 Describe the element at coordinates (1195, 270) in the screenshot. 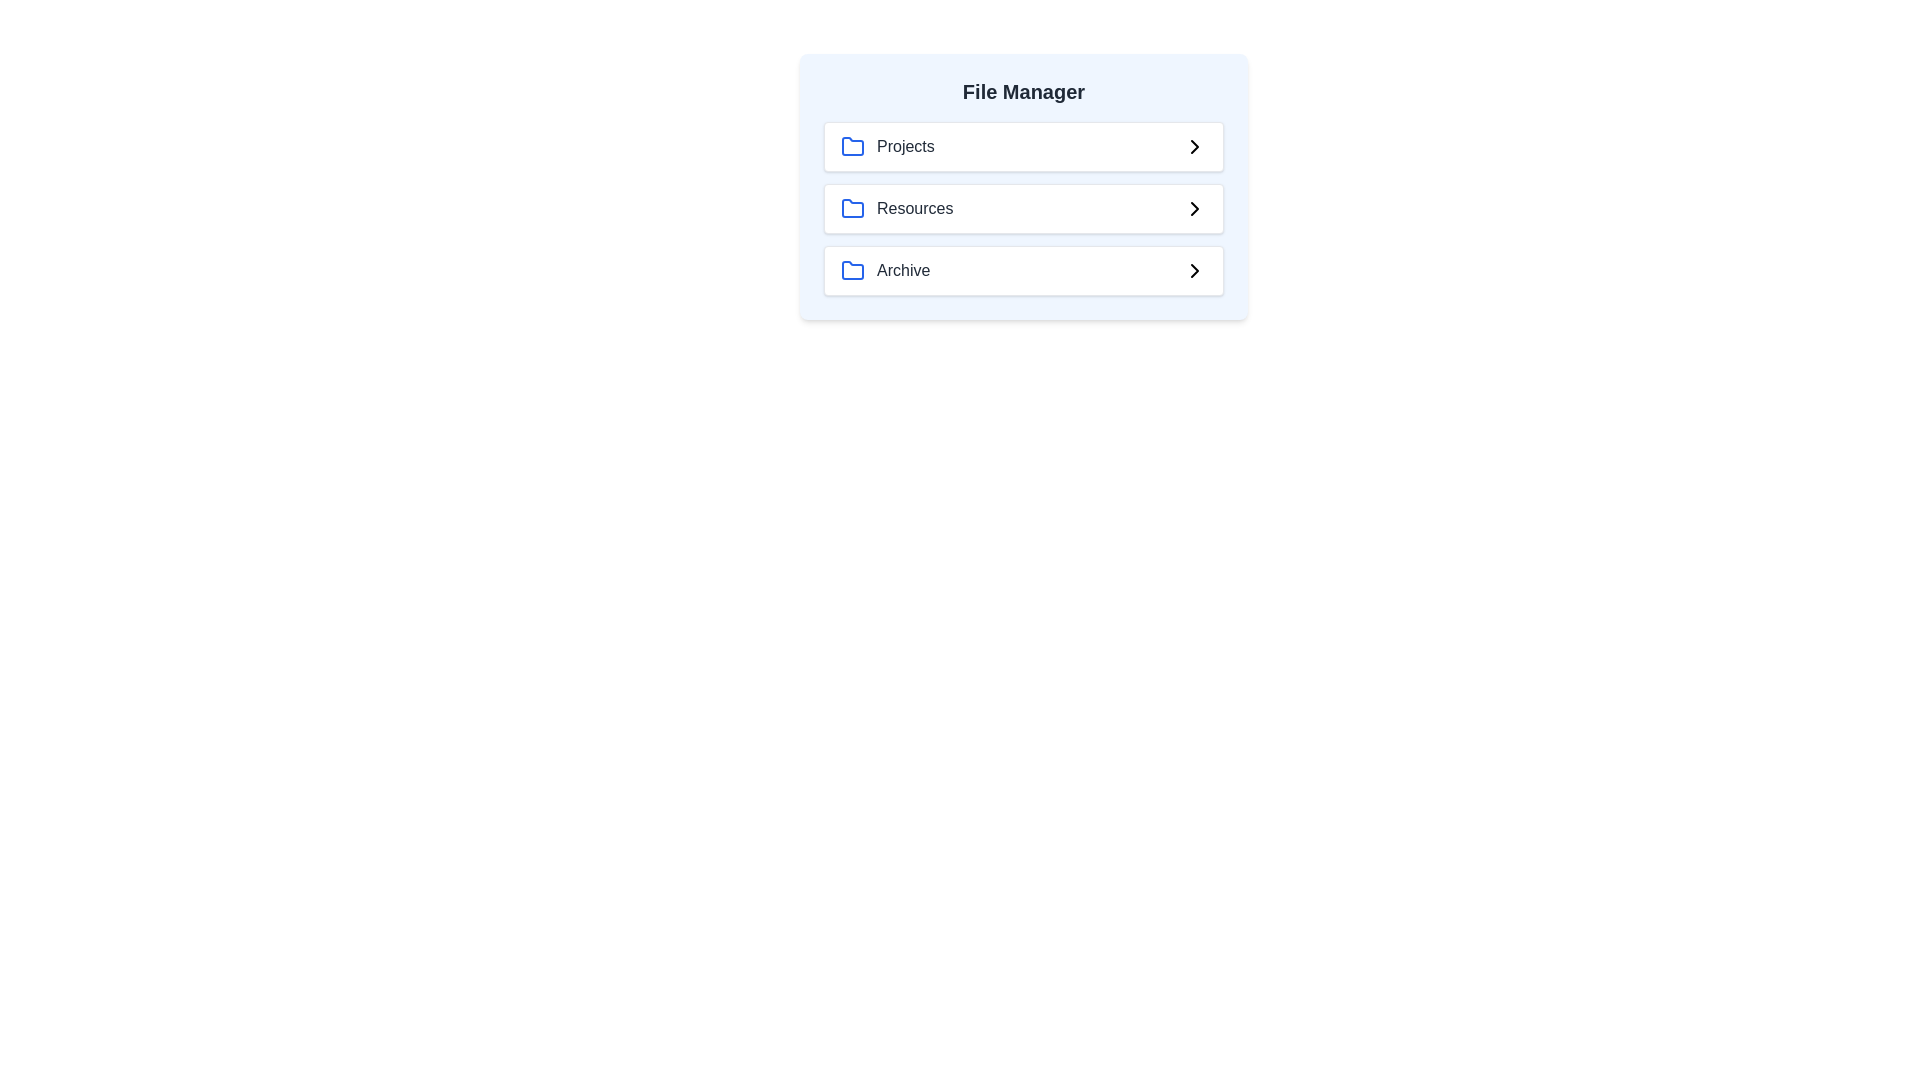

I see `the Chevron arrow icon on the far-right side of the 'Archive' row in the 'File Manager' section` at that location.